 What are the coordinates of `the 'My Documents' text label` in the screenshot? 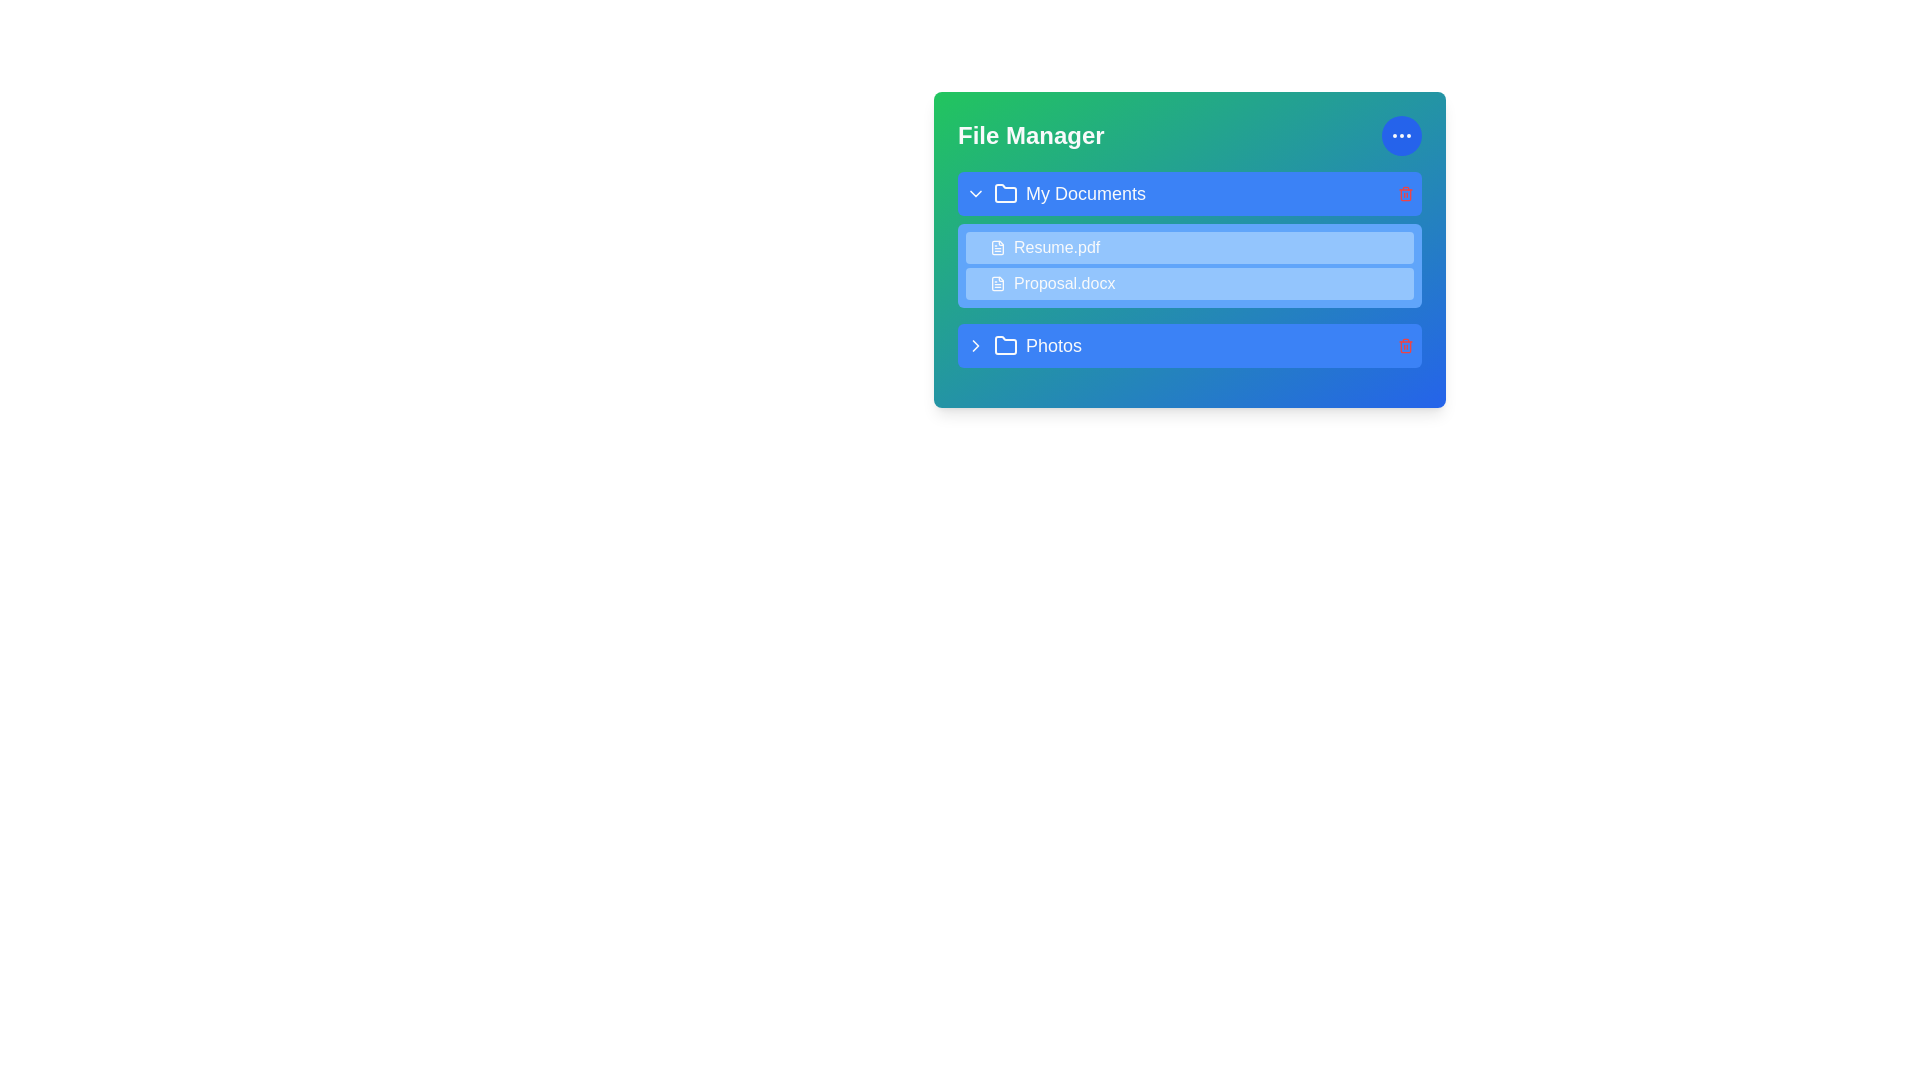 It's located at (1084, 193).